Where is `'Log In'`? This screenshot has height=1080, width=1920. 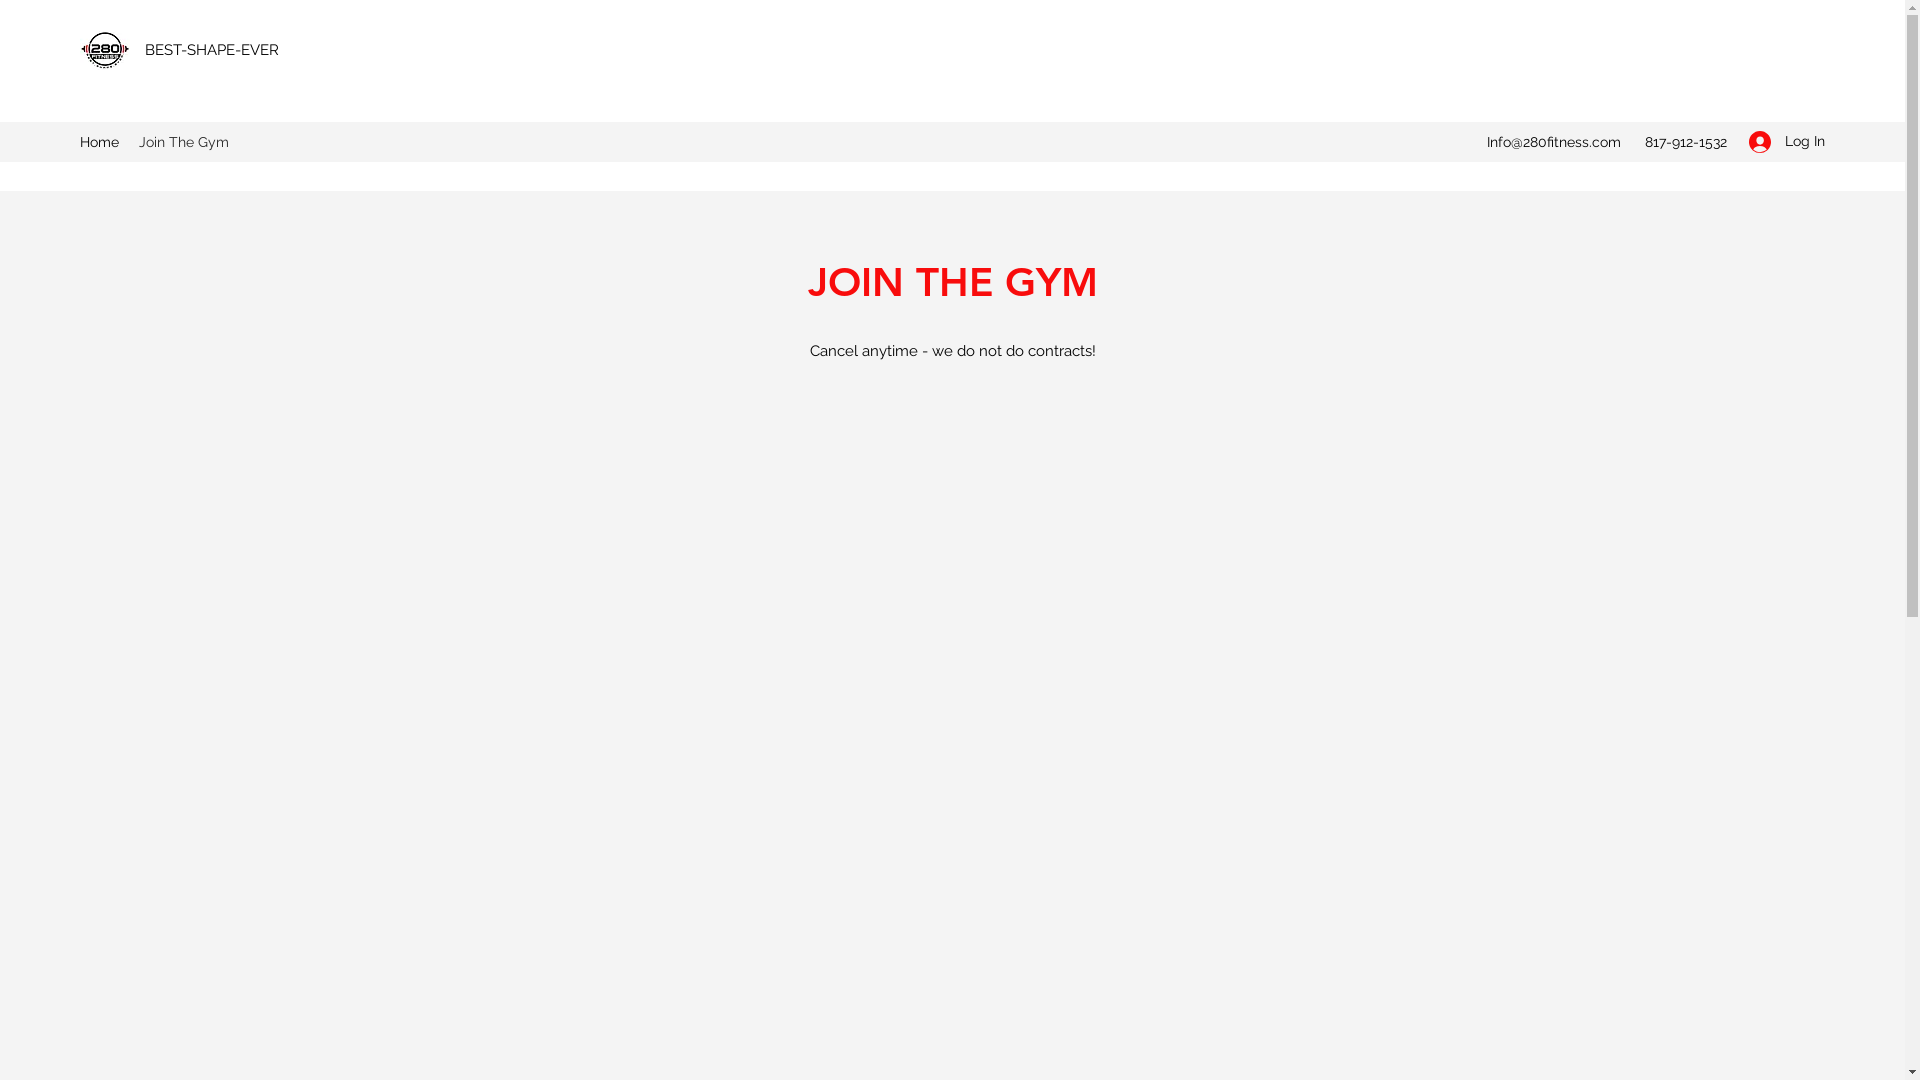 'Log In' is located at coordinates (1780, 140).